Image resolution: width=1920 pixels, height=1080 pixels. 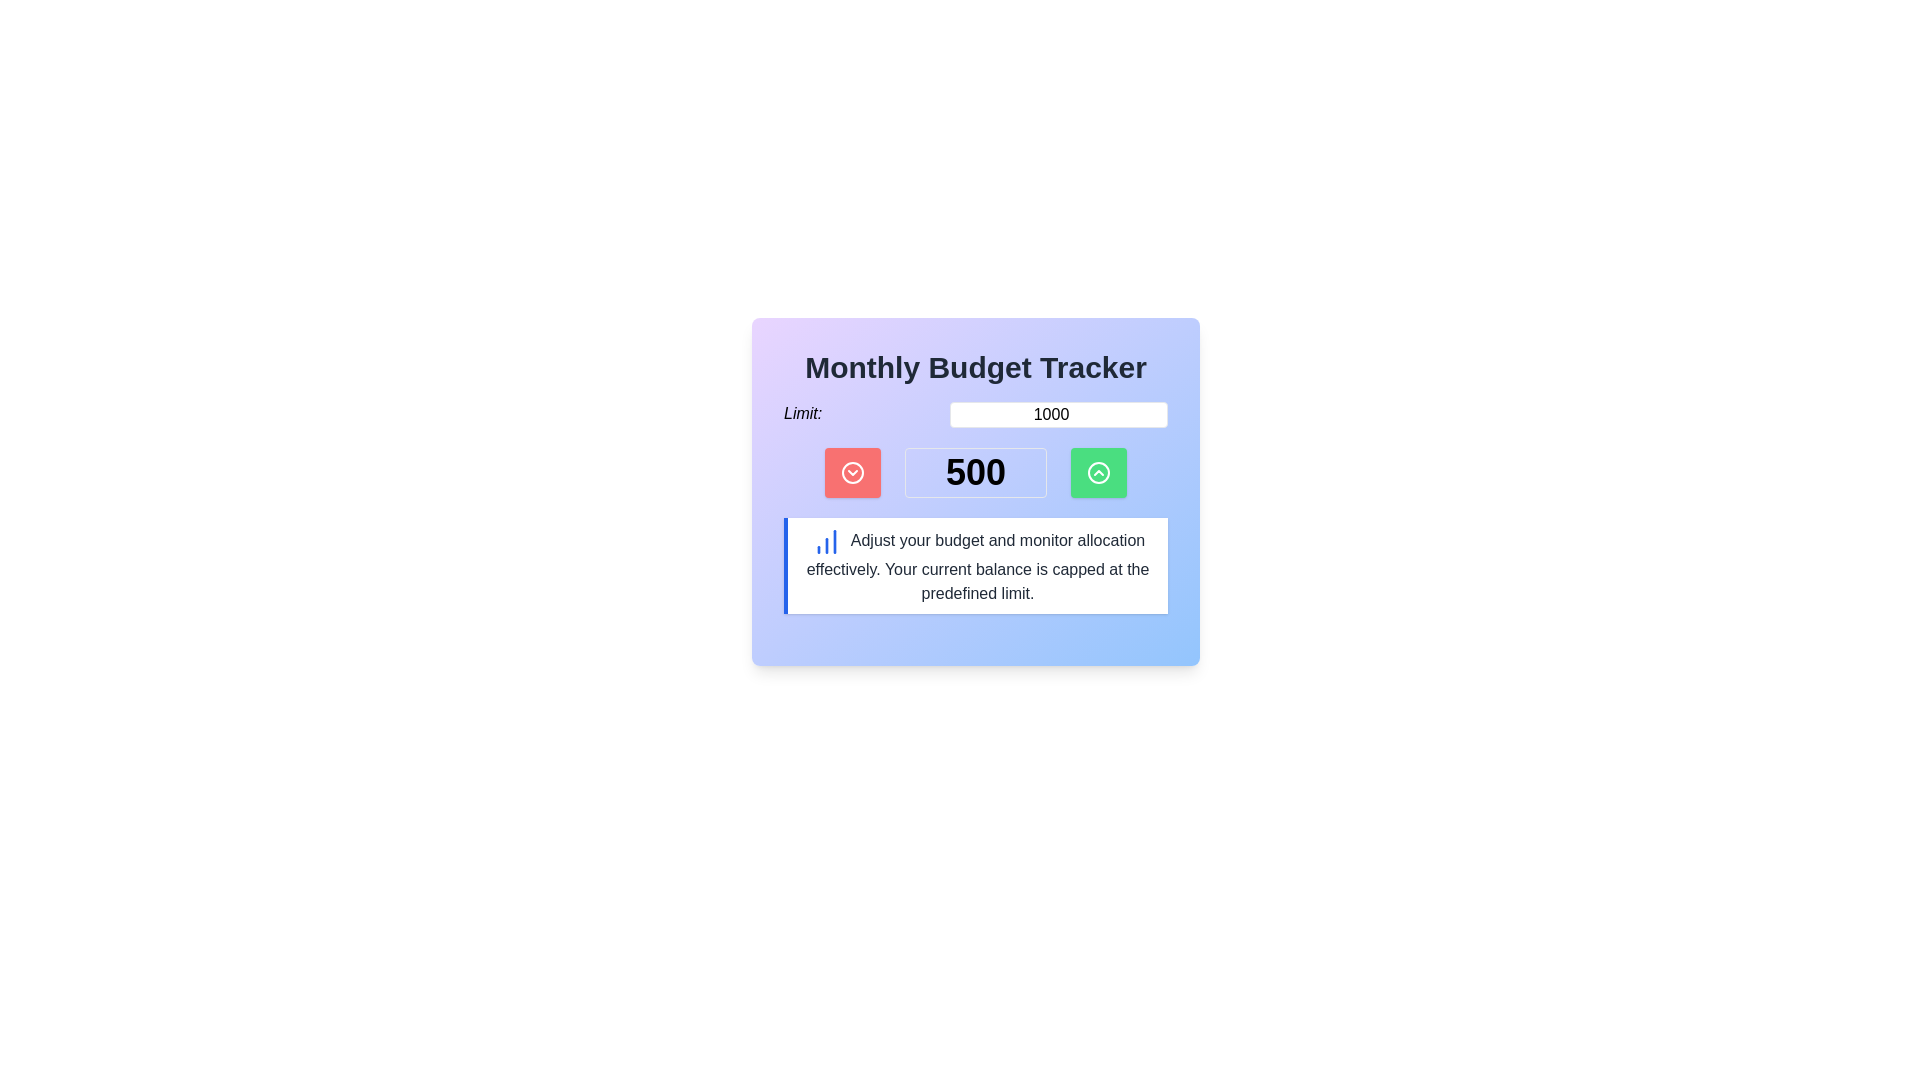 What do you see at coordinates (975, 473) in the screenshot?
I see `the Text label that displays the current value, which is centrally located within a horizontal section of the interface, flanked by a red icon on the left and a green icon on the right` at bounding box center [975, 473].